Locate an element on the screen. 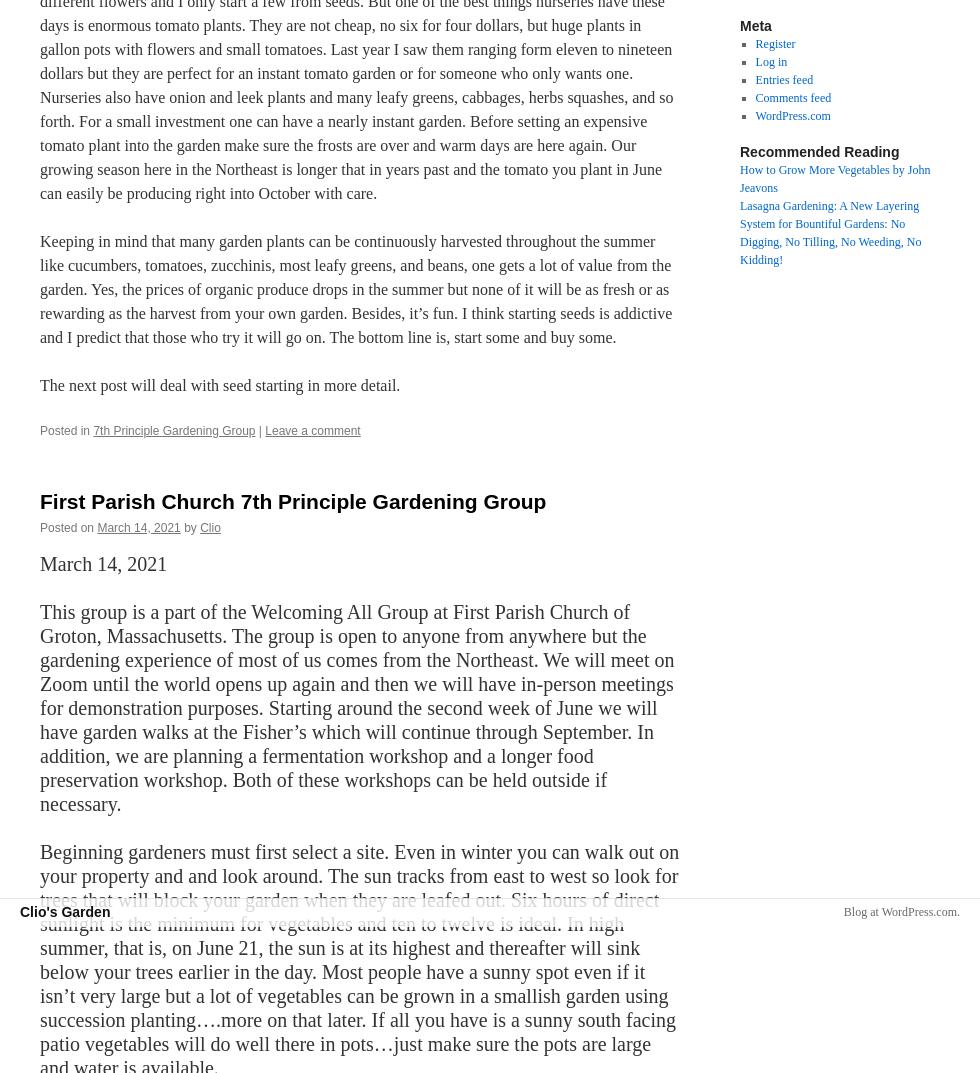 This screenshot has height=1073, width=980. 'This group is a part of the Welcoming All Group at First Parish Church of Groton, Massachusetts.  The group is open to anyone from anywhere but the gardening experience of most of us comes from the Northeast. We will meet on Zoom until the world opens up again and then we will have in-person meetings for demonstration purposes.  Starting around the second week of June we will have garden walks at the Fisher’s which will continue through September. In addition, we are planning a fermentation workshop and a longer food preservation workshop. Both of these workshops can be held outside if necessary.' is located at coordinates (357, 706).